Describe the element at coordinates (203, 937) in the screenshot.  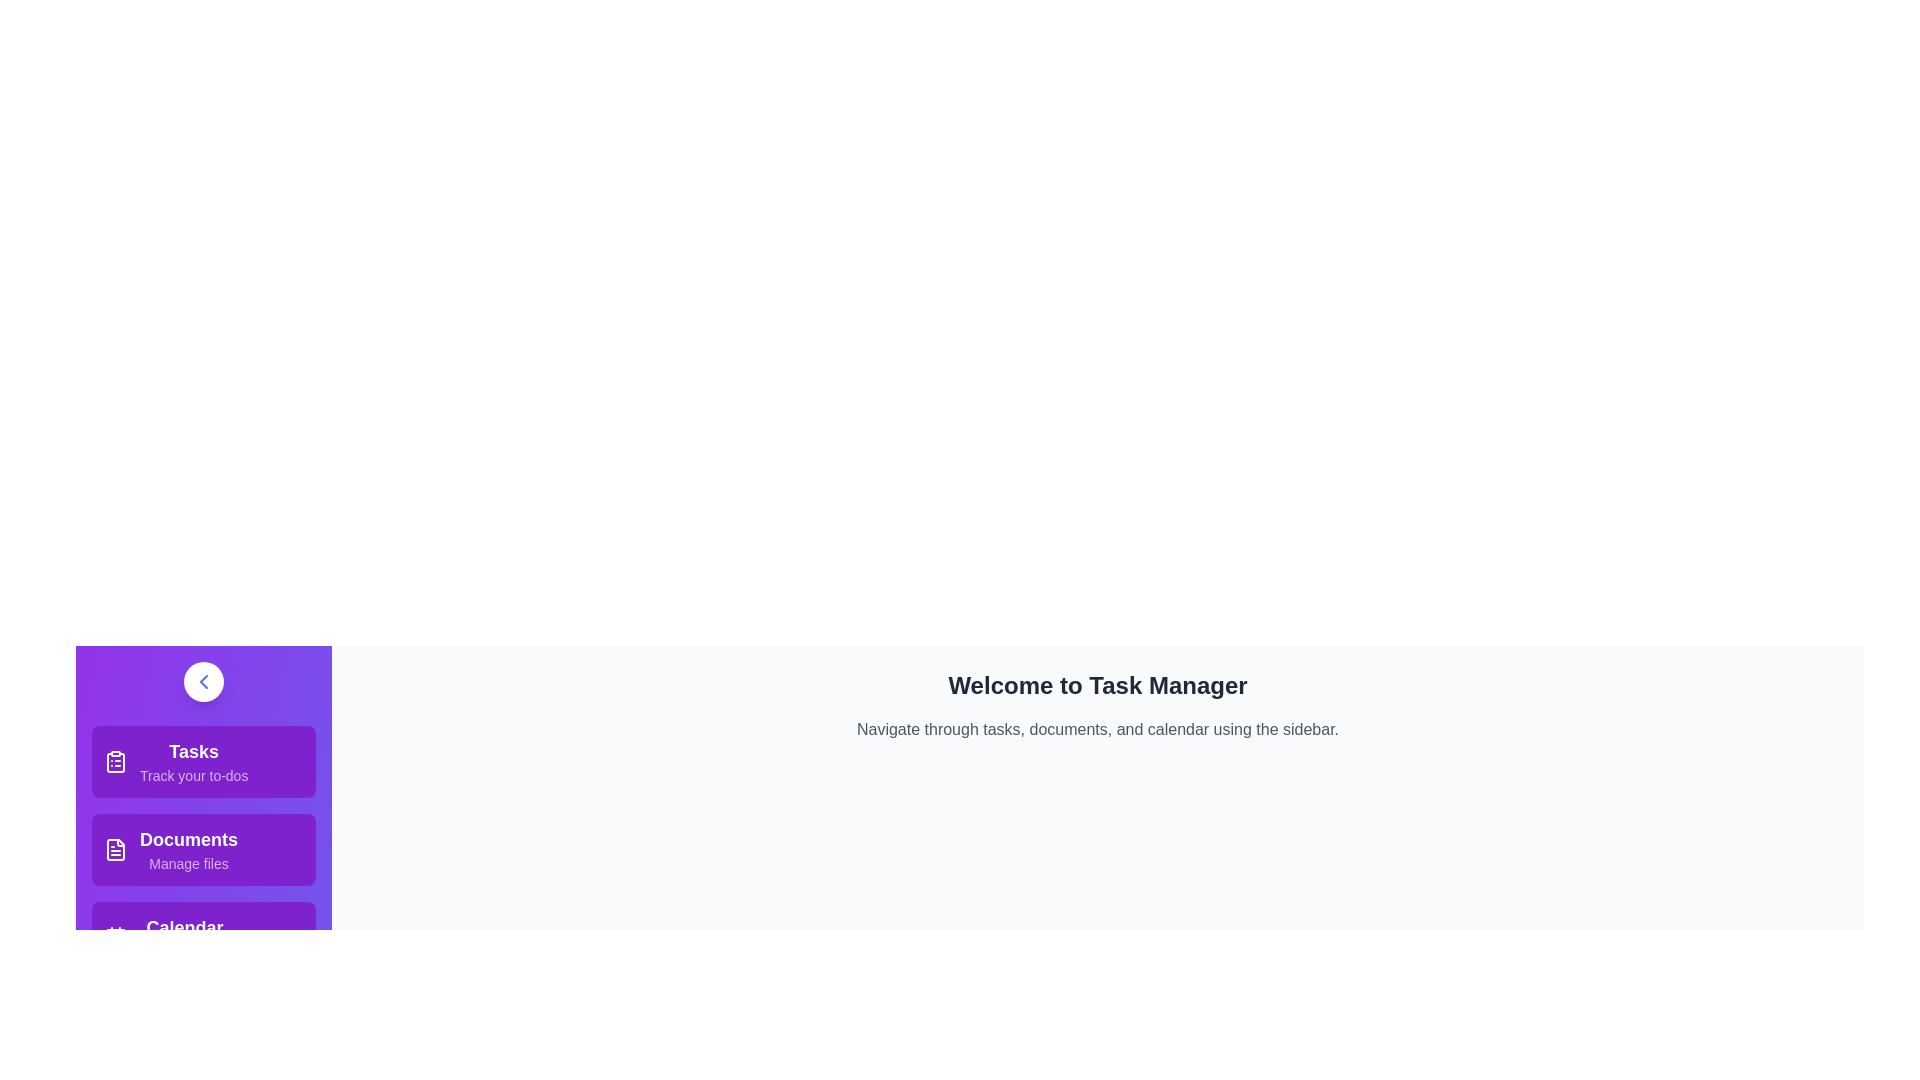
I see `the menu item corresponding to Calendar to view its details` at that location.